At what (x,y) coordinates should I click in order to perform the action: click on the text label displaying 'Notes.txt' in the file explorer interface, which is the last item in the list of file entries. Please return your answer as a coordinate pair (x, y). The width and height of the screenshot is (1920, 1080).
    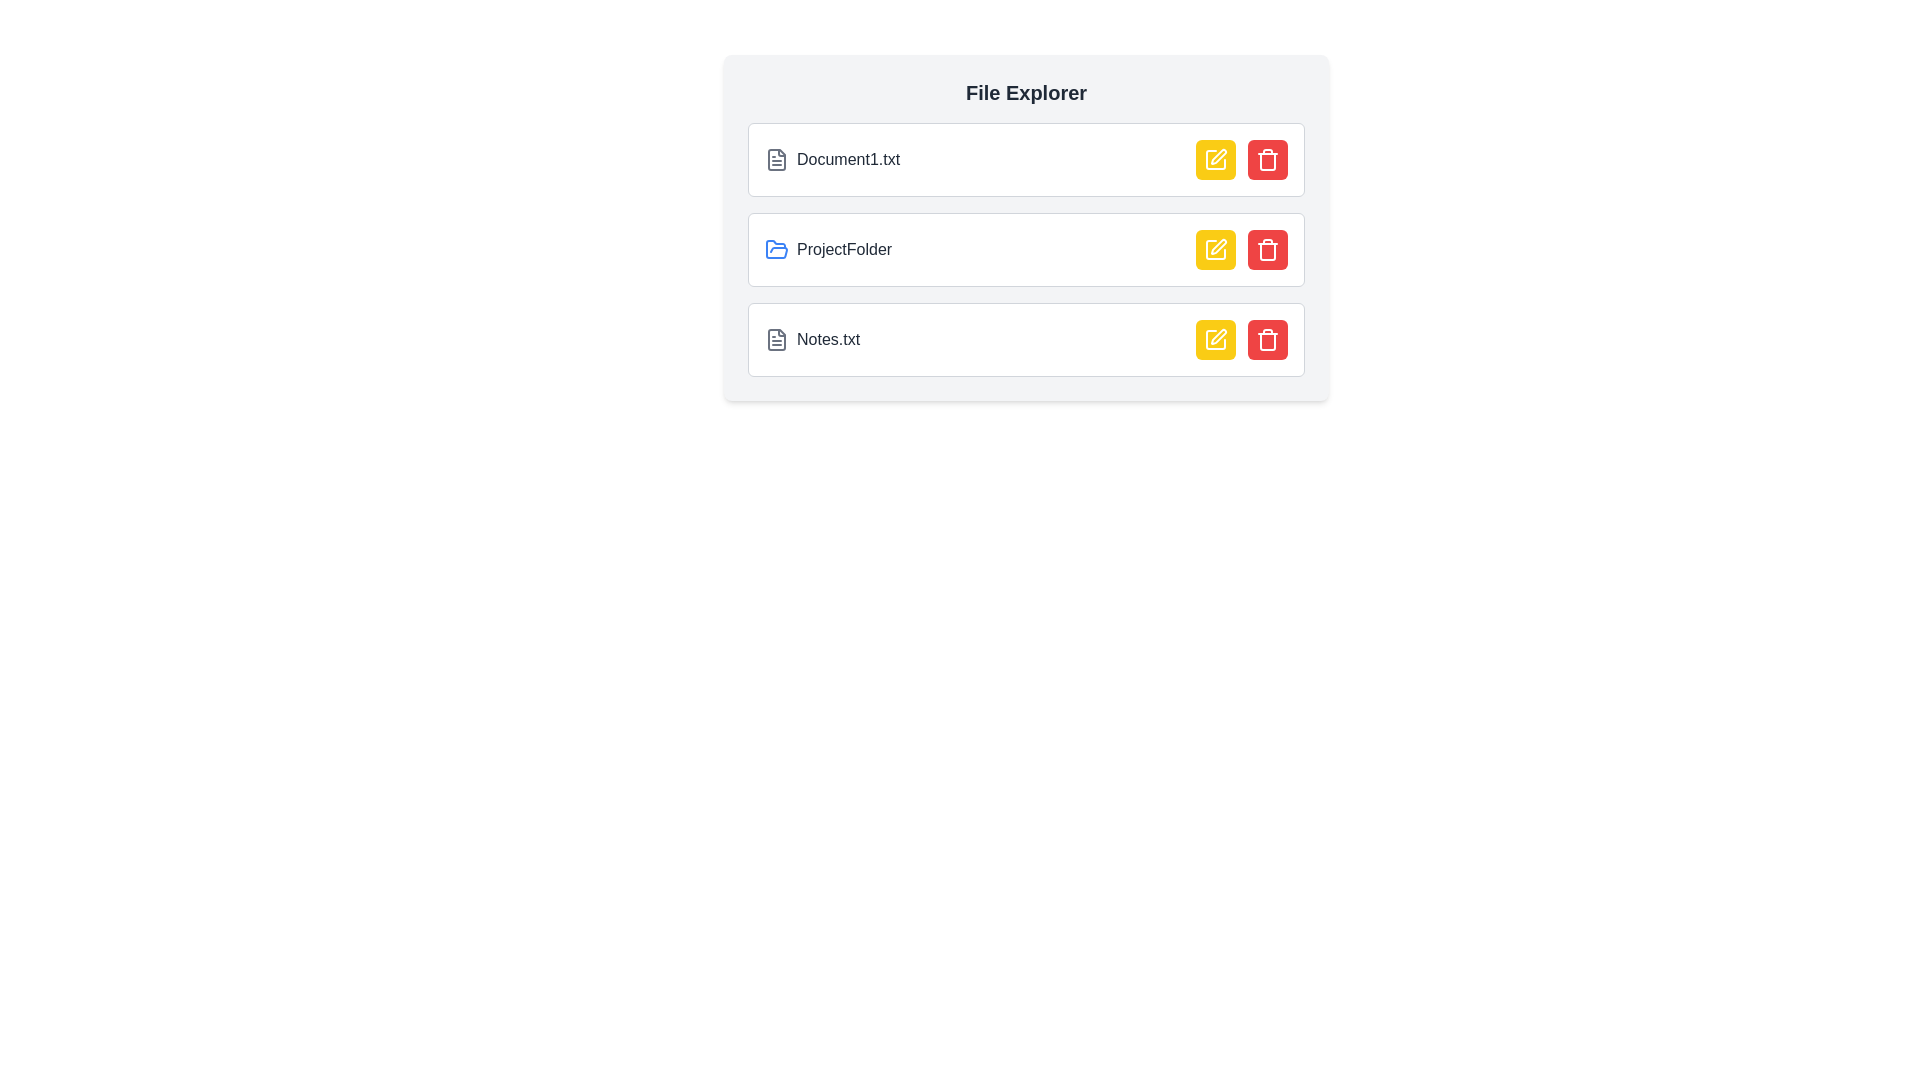
    Looking at the image, I should click on (828, 338).